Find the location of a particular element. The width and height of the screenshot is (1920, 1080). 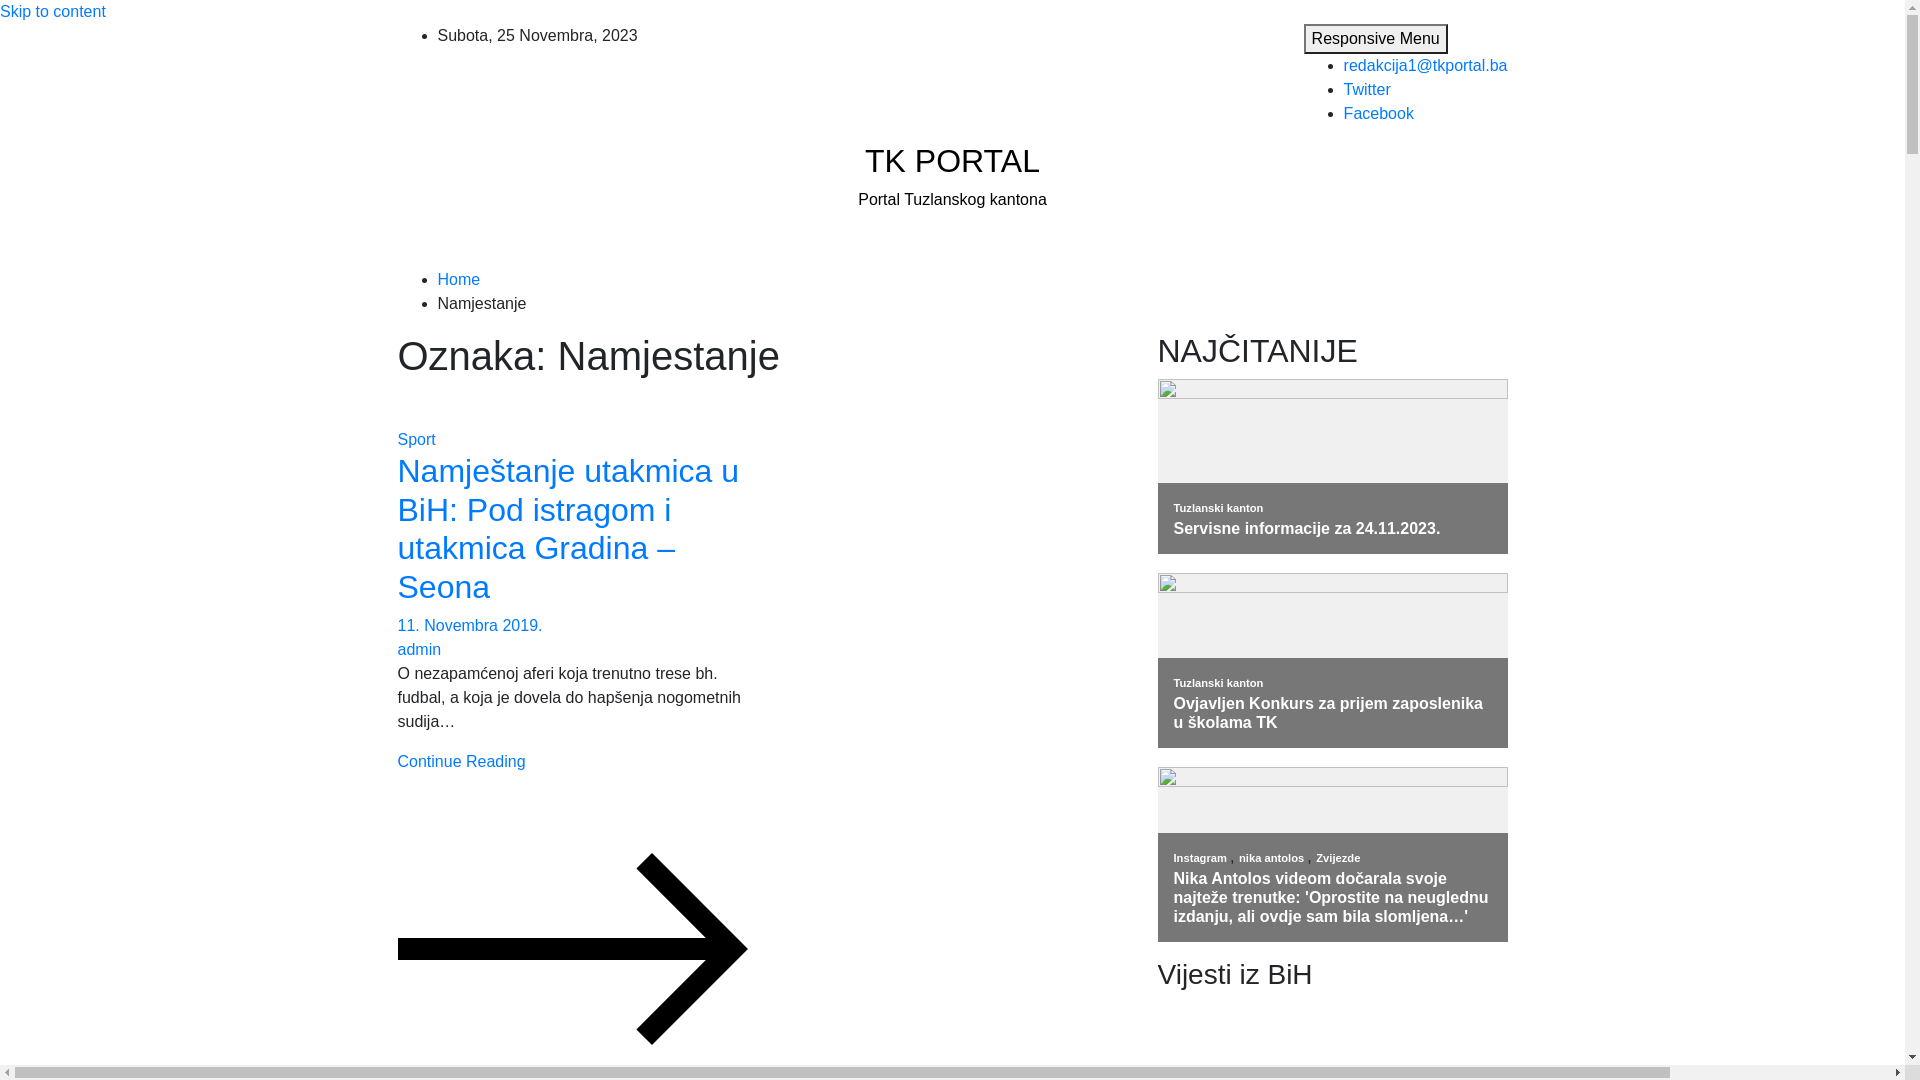

'Twitter' is located at coordinates (1344, 88).